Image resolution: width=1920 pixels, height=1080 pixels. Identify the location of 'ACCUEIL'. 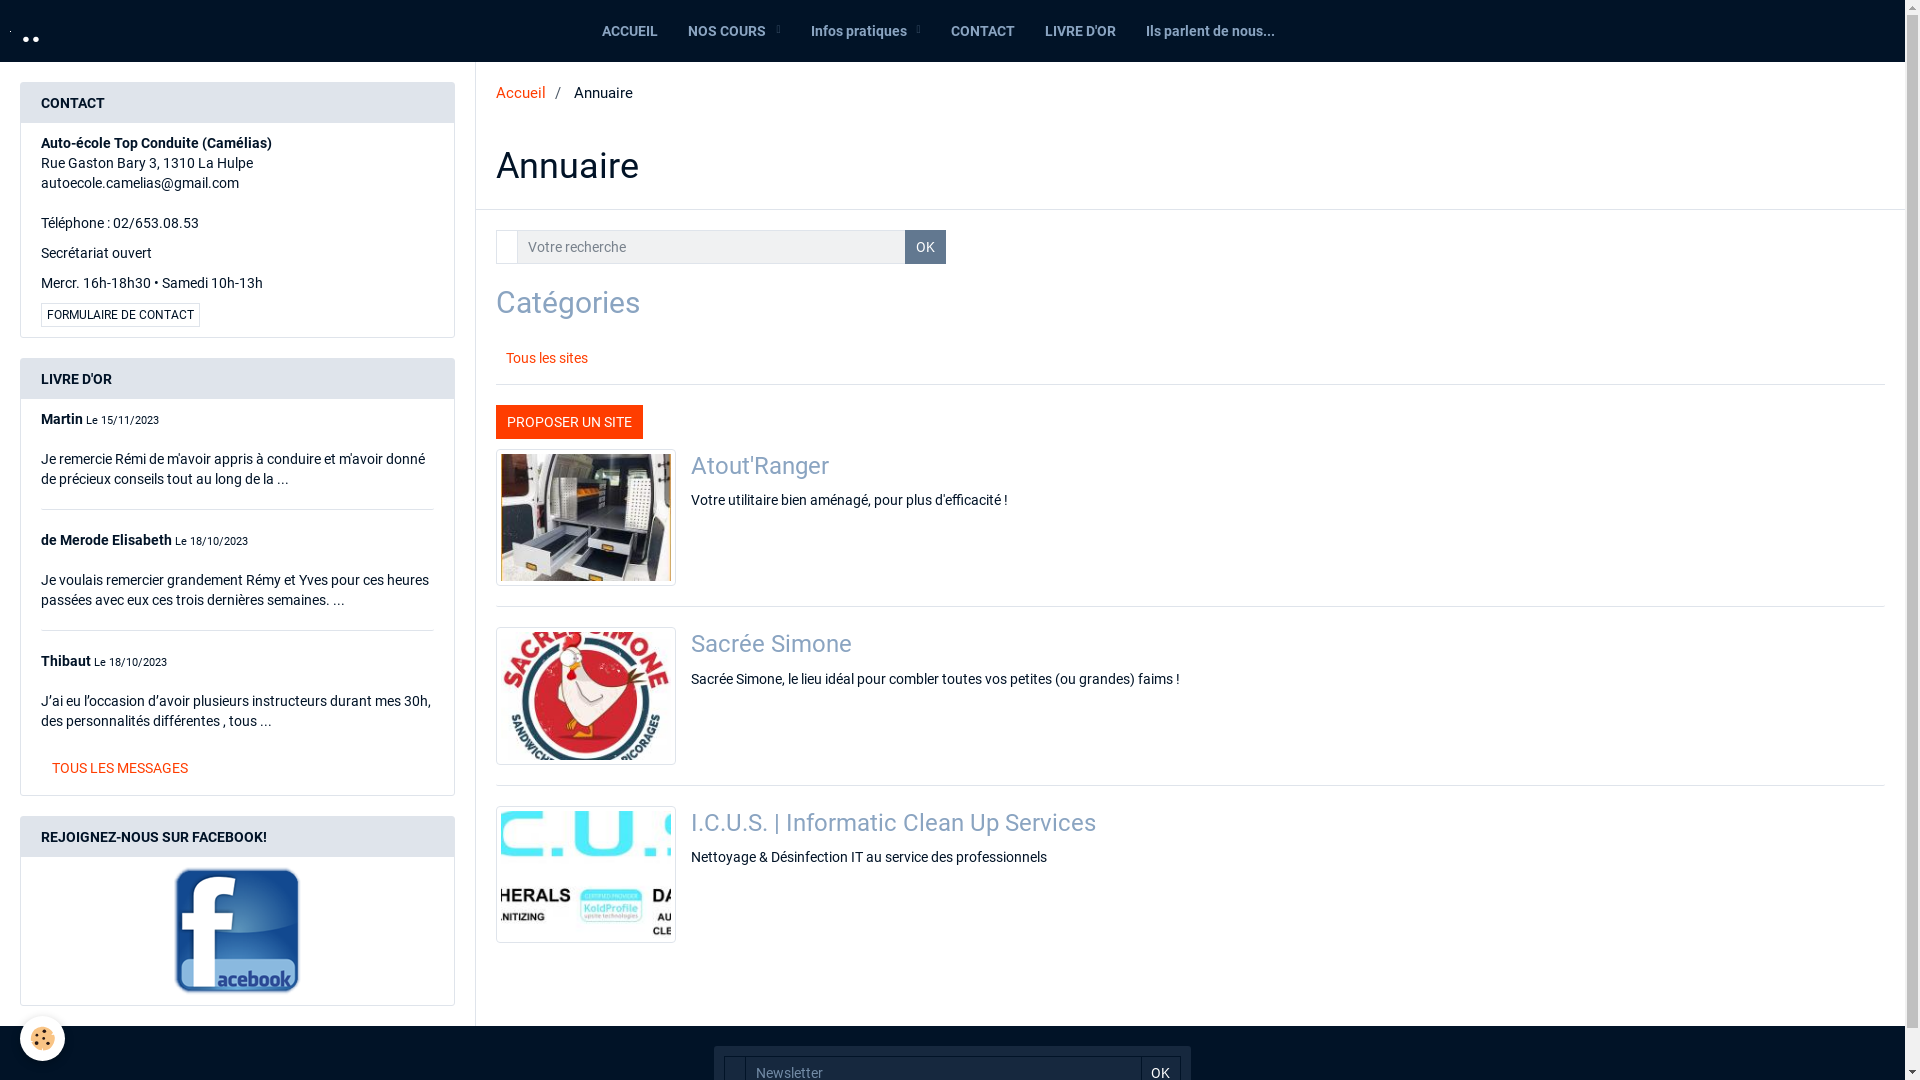
(628, 30).